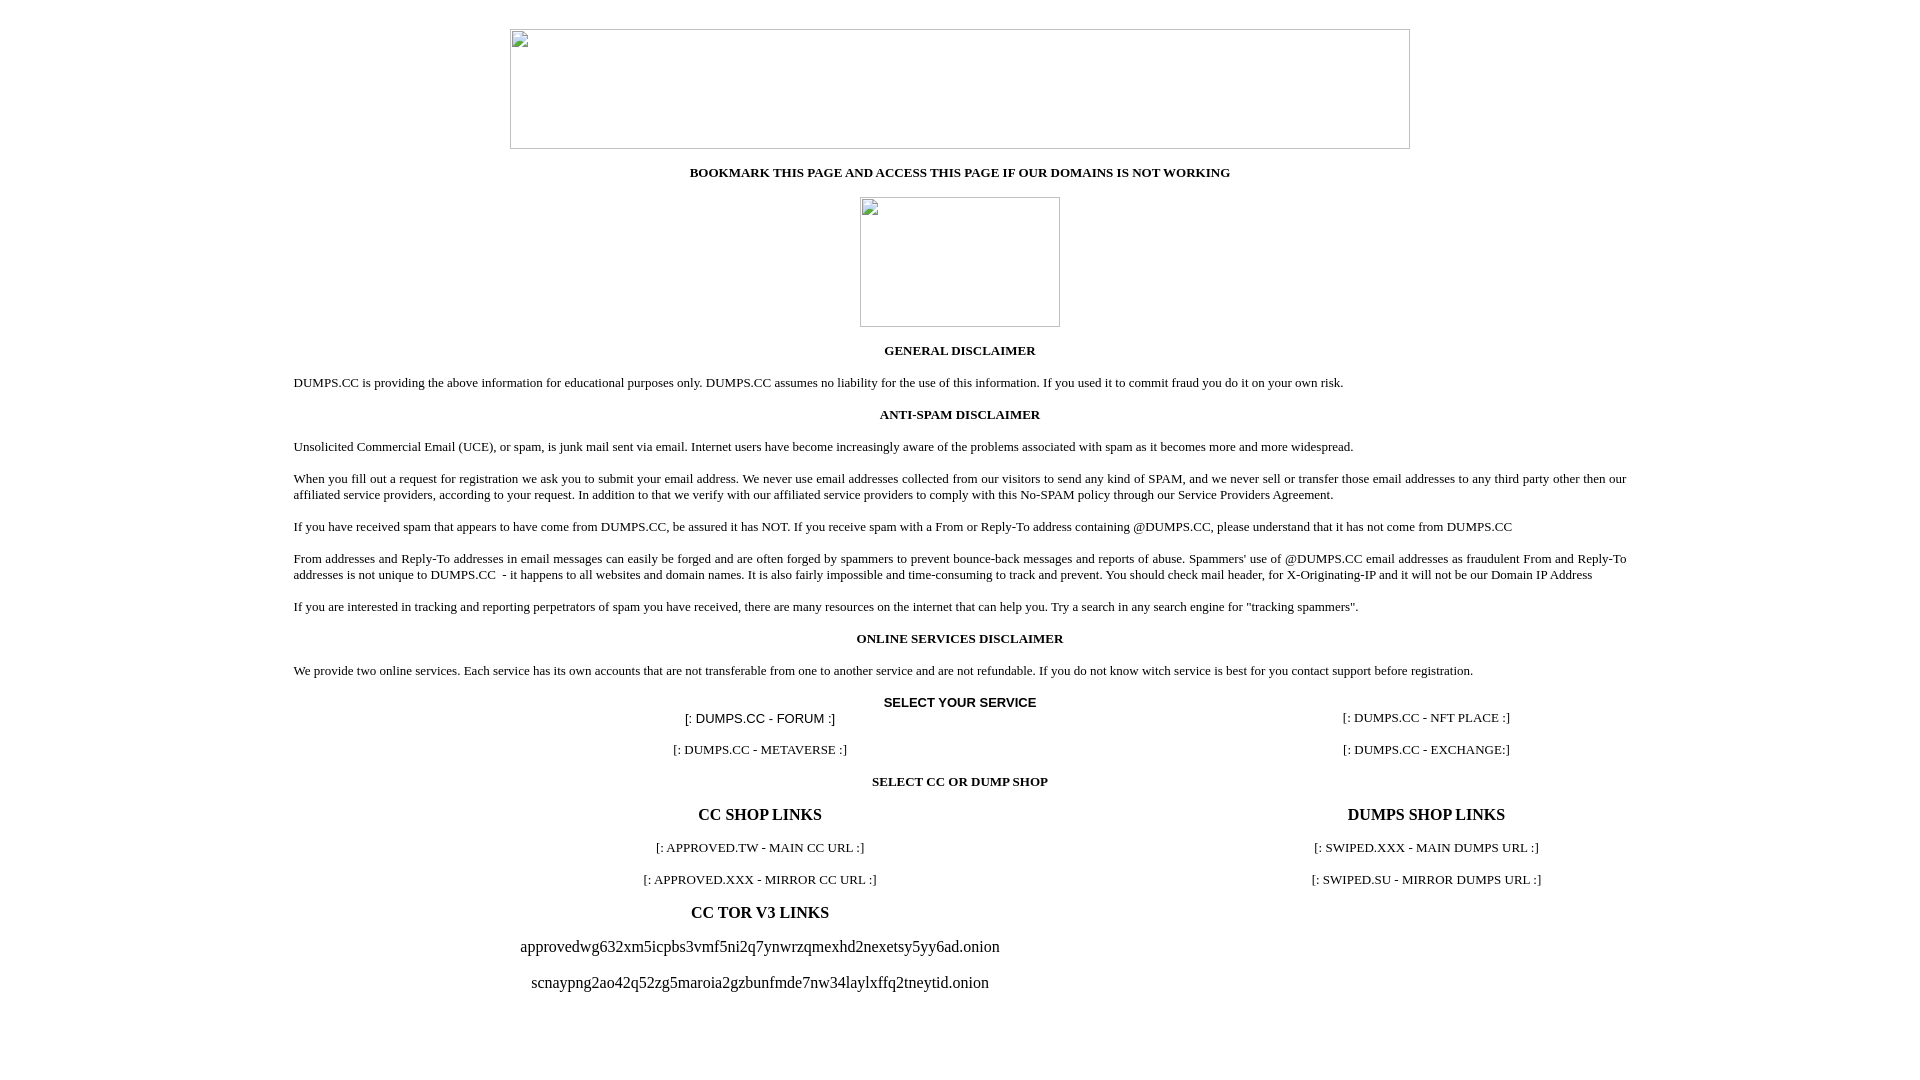 This screenshot has width=1920, height=1080. I want to click on '[: DUMPS.CC - NFT PLACE :]', so click(1425, 716).